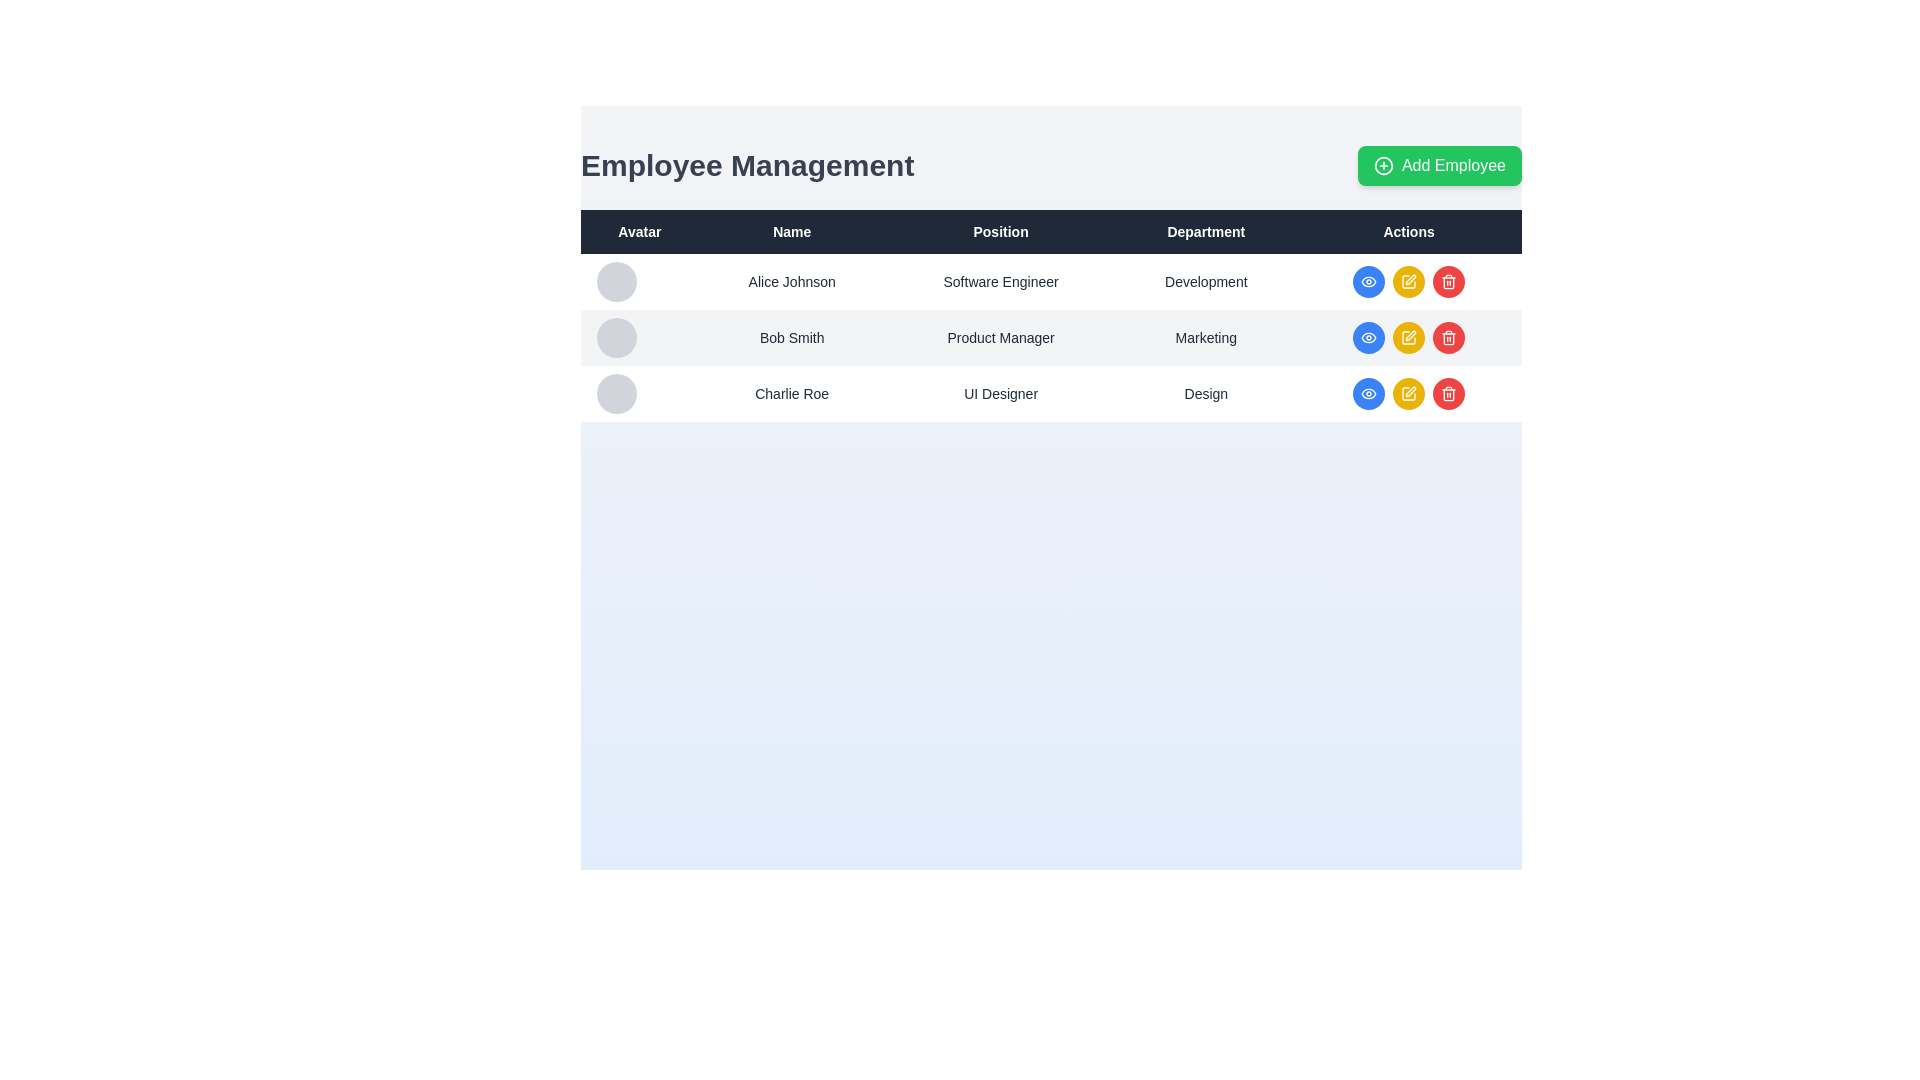 This screenshot has width=1920, height=1080. What do you see at coordinates (1382, 164) in the screenshot?
I see `the circular icon located to the left of the 'Add Employee' button at the top-right corner of the employee data table to initiate the add employee action` at bounding box center [1382, 164].